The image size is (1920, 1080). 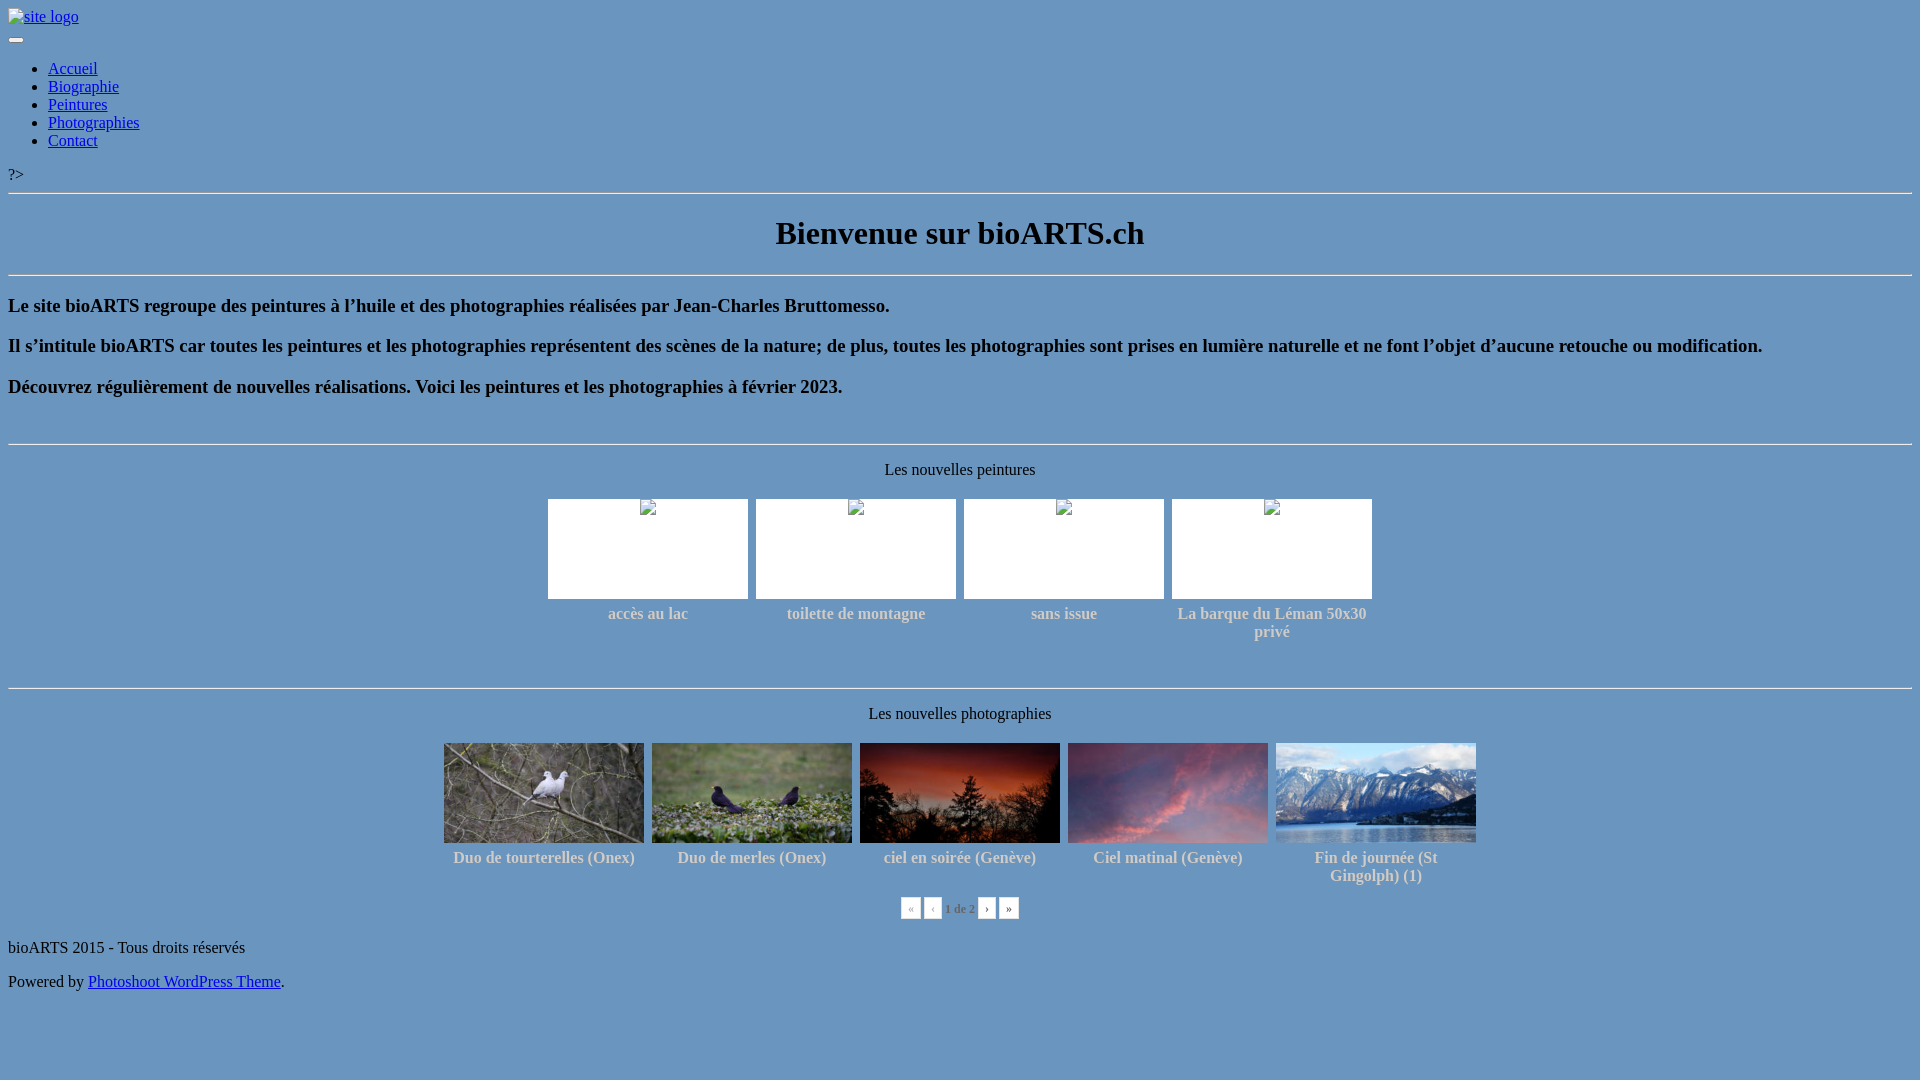 I want to click on 'Photoshoot WordPress Theme', so click(x=184, y=980).